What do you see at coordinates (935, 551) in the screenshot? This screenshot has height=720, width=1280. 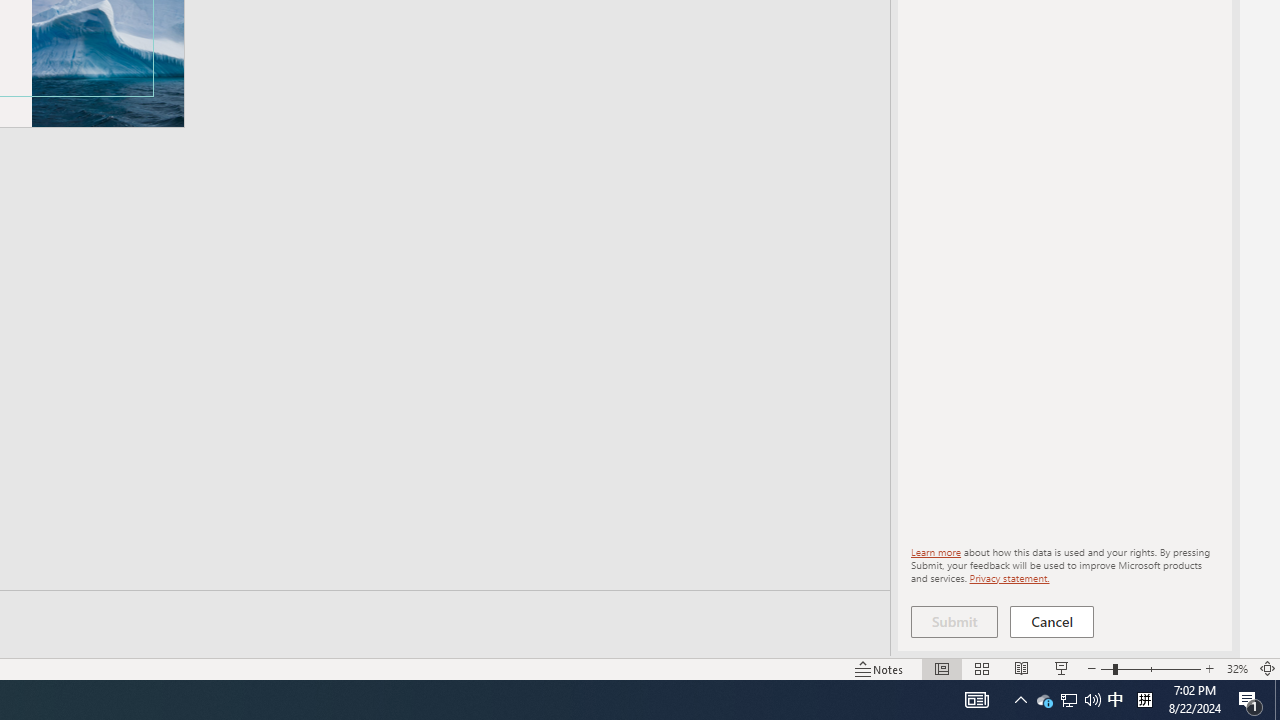 I see `'Learn more'` at bounding box center [935, 551].